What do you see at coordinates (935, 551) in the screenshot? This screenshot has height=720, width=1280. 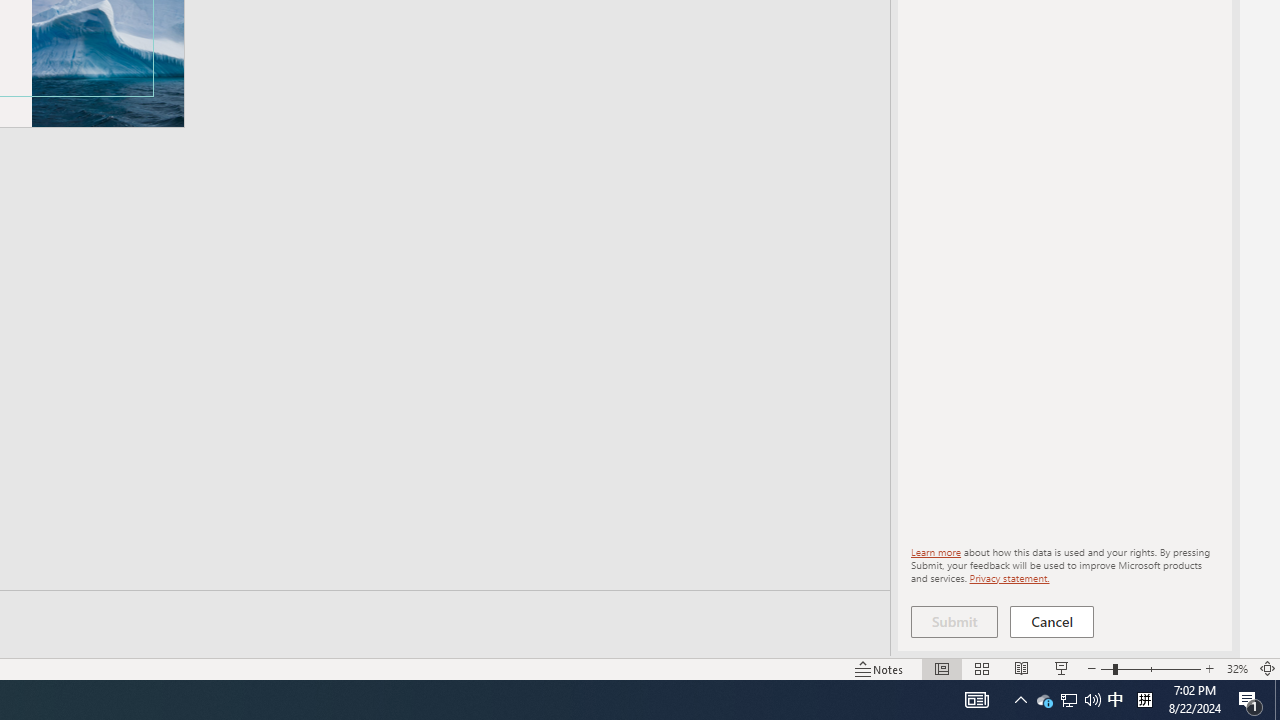 I see `'Learn more'` at bounding box center [935, 551].